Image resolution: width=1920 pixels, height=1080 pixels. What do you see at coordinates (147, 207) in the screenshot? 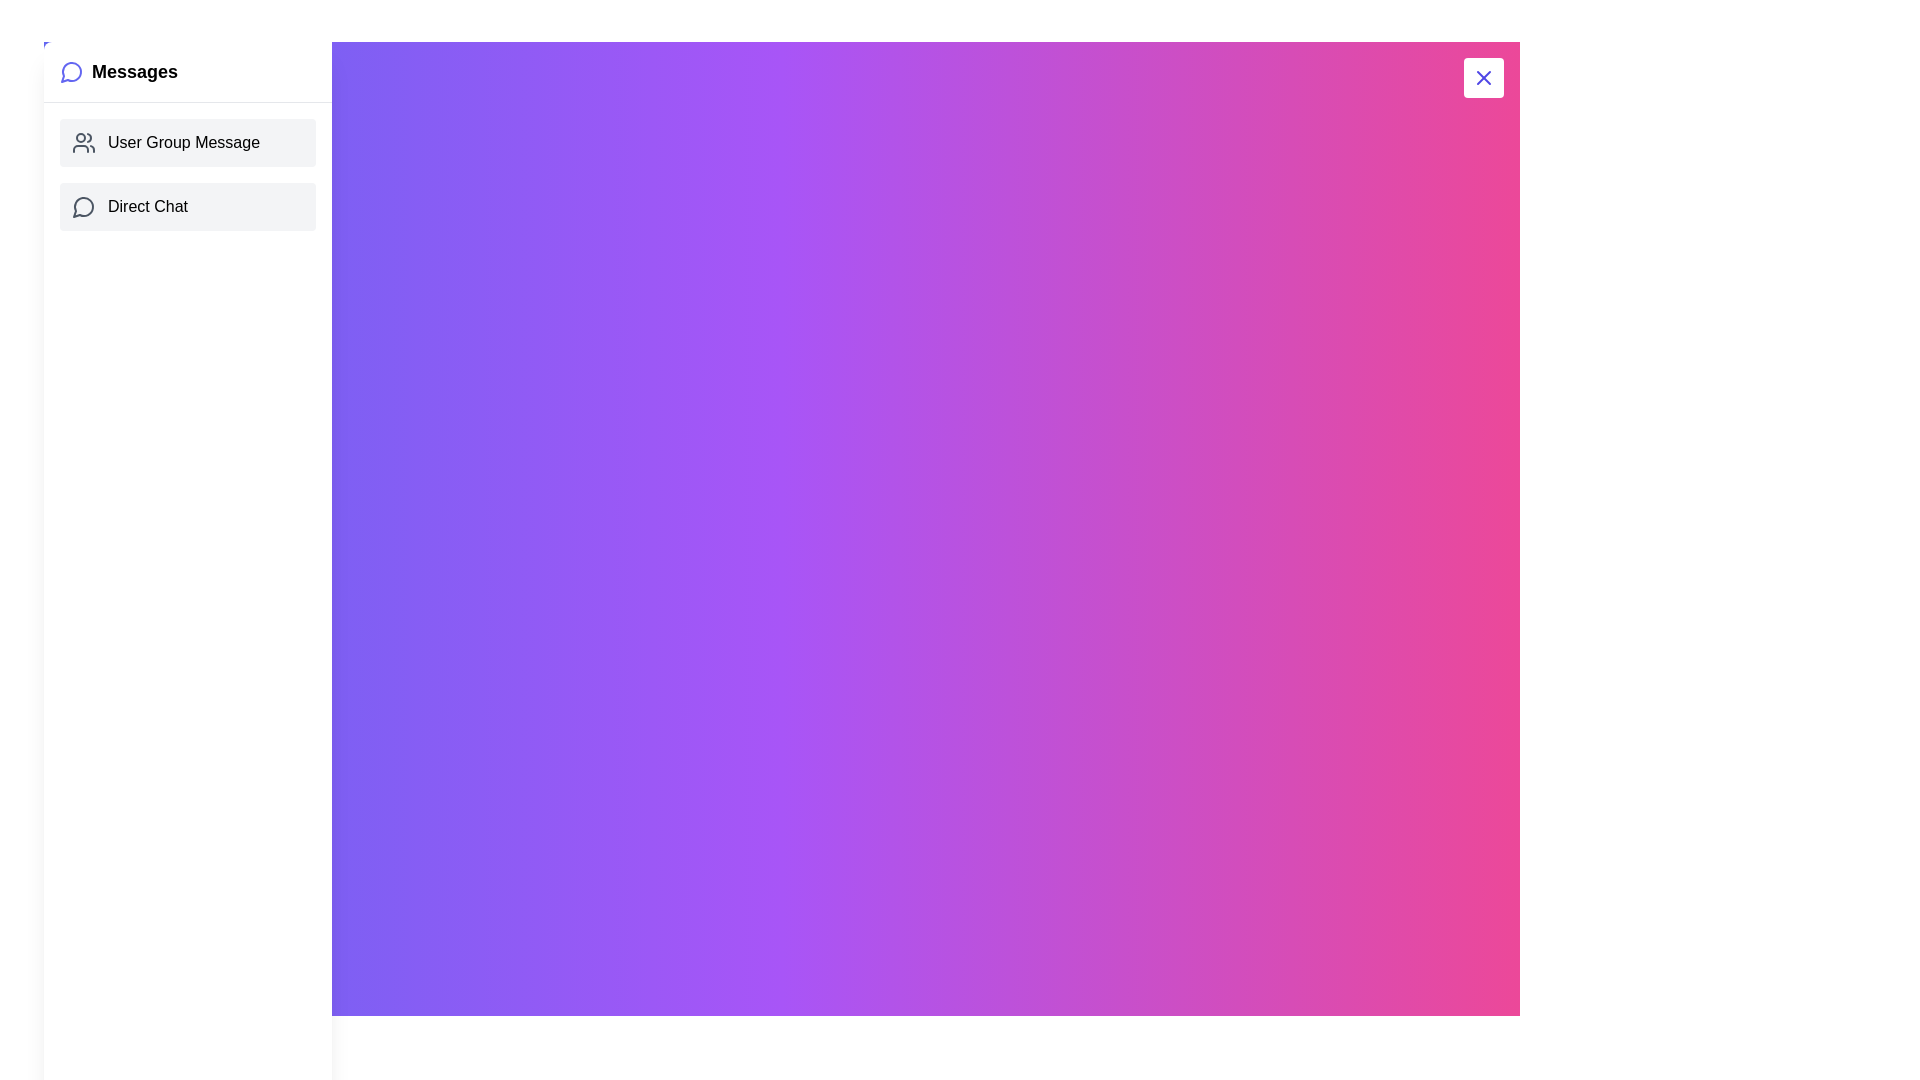
I see `on the 'Direct Chat' text label, which is styled in a sans-serif font and located within a light gray rectangular background in the sidebar` at bounding box center [147, 207].